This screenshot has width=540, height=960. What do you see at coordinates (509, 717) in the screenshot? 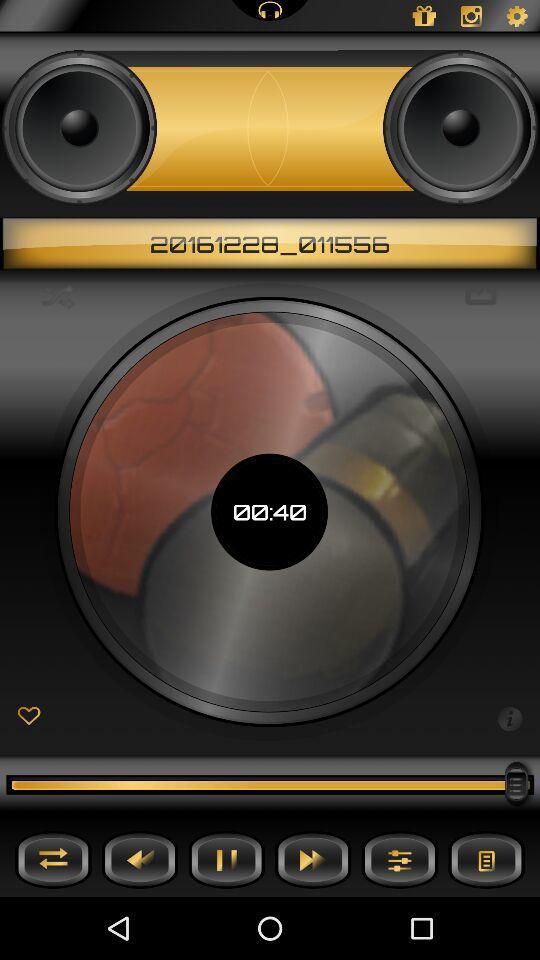
I see `the info icon` at bounding box center [509, 717].